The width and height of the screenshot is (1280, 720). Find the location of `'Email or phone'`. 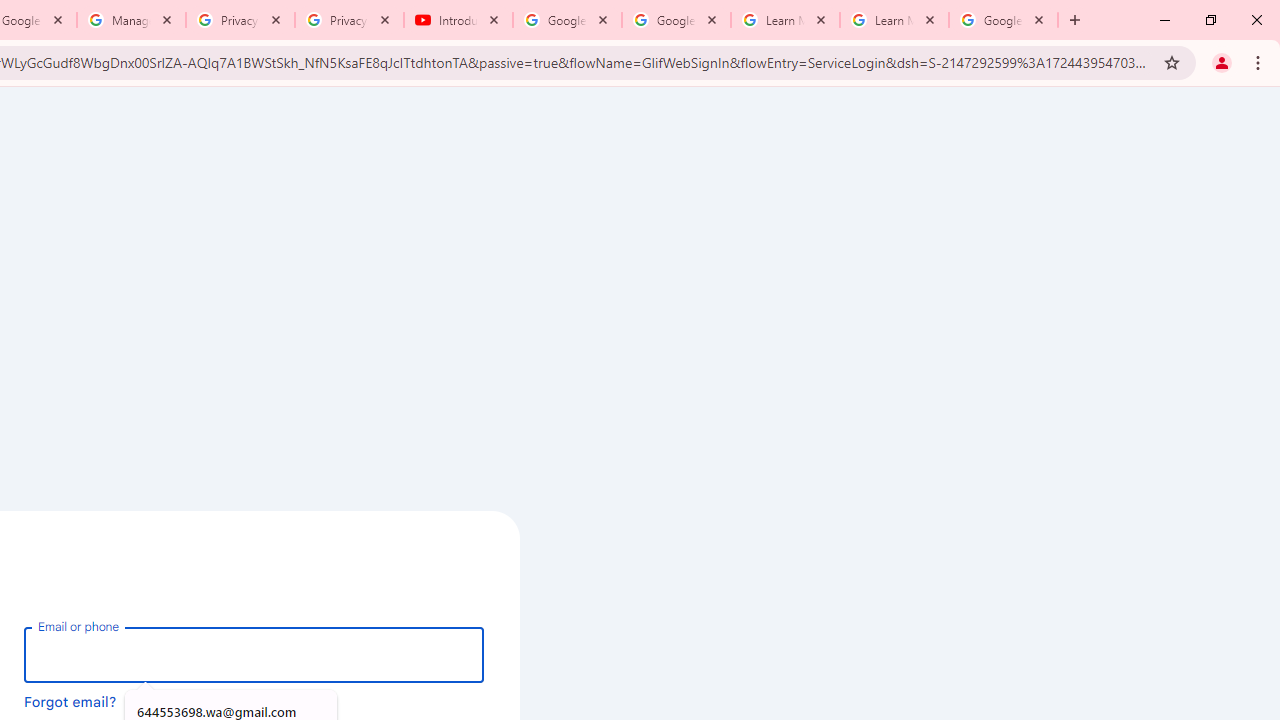

'Email or phone' is located at coordinates (253, 654).